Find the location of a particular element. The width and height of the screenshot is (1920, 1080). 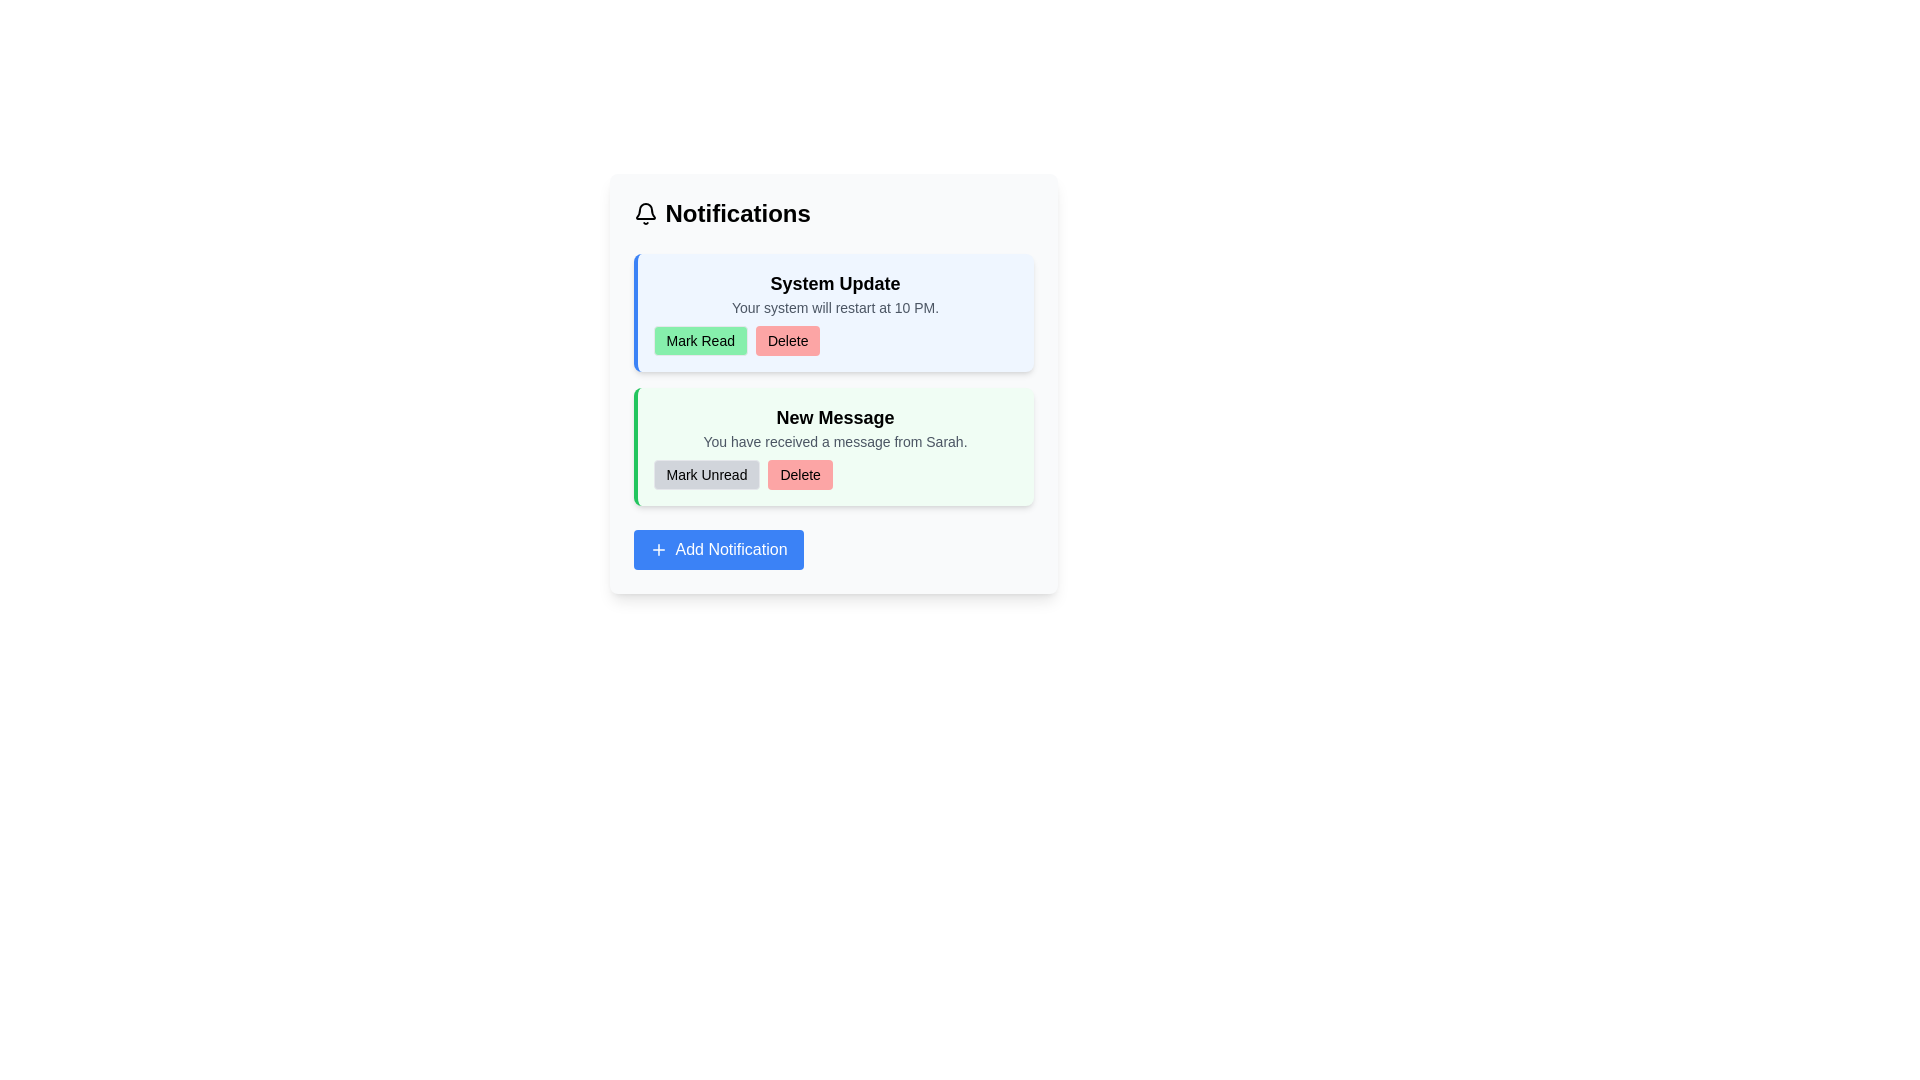

the 'Delete' button in the action bar of the 'System Update' notification is located at coordinates (835, 339).